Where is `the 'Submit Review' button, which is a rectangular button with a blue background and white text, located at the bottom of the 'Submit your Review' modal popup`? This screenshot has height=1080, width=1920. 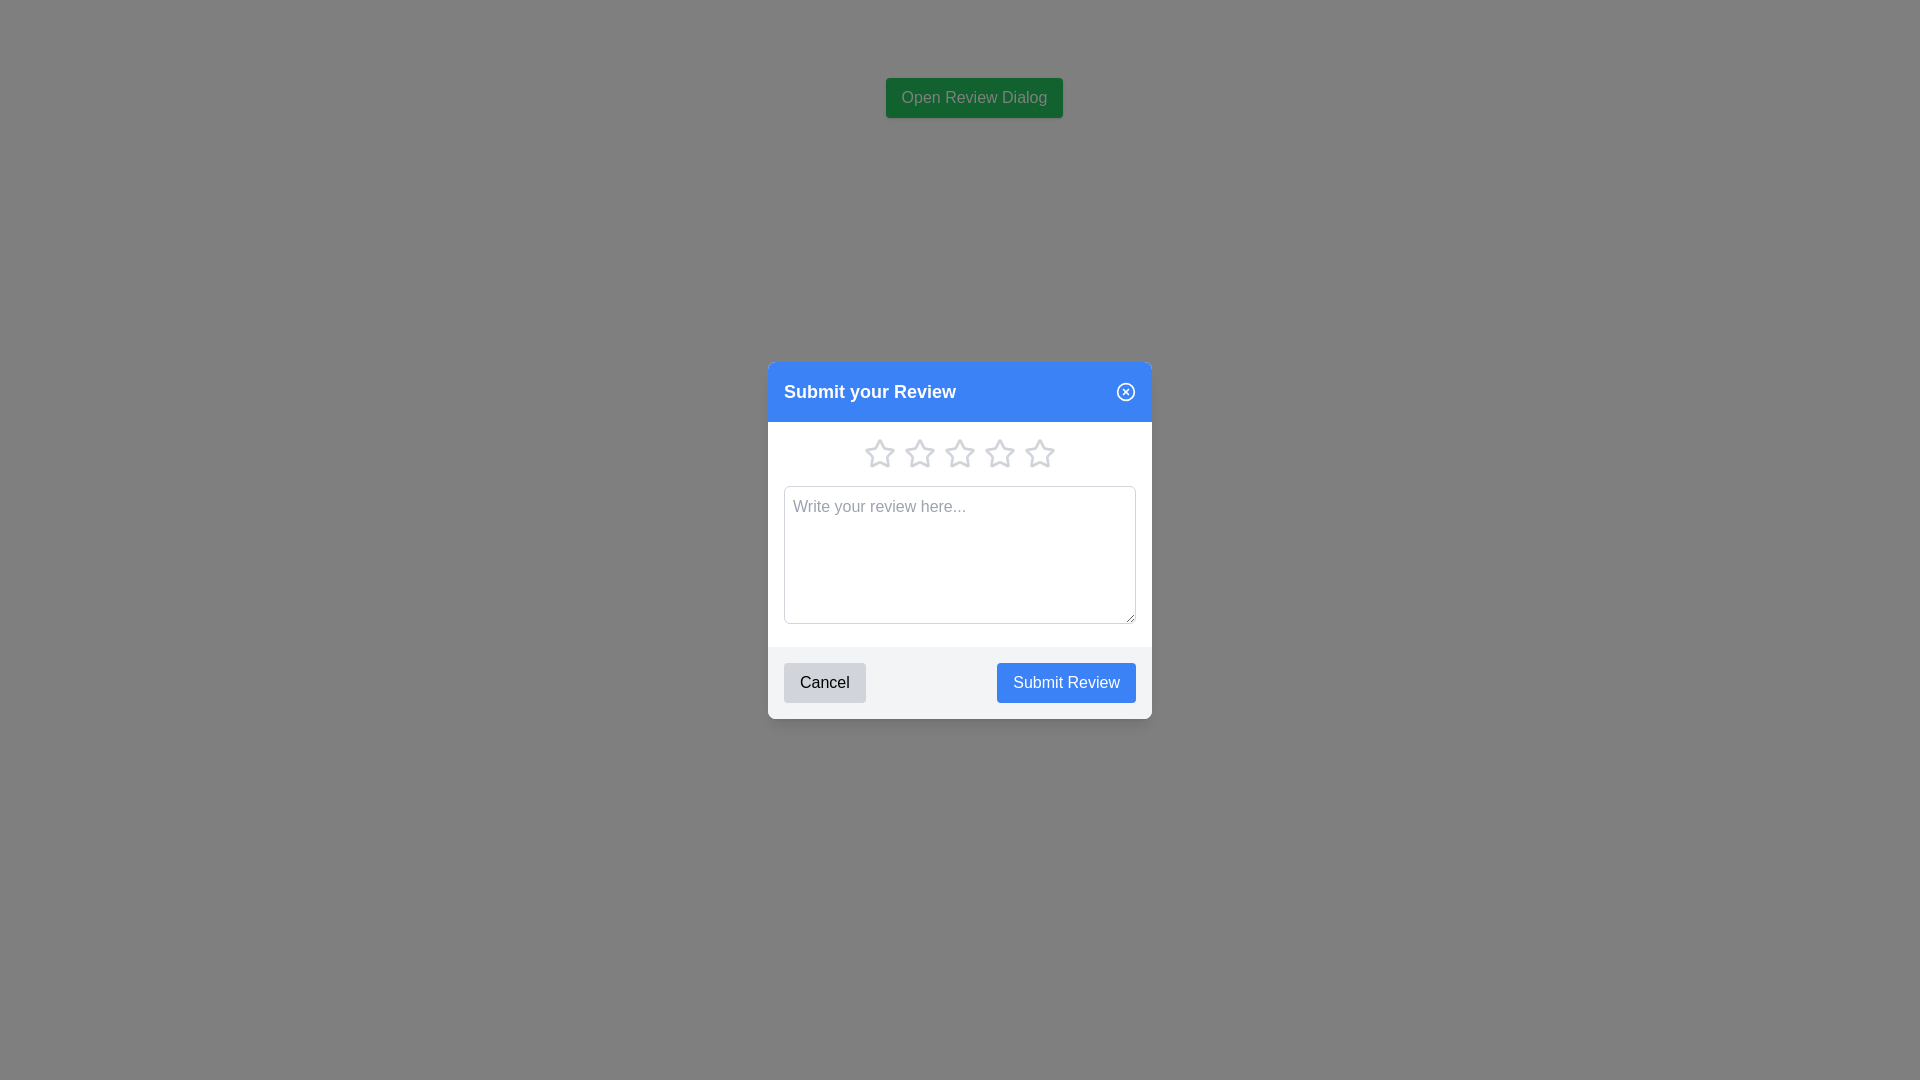
the 'Submit Review' button, which is a rectangular button with a blue background and white text, located at the bottom of the 'Submit your Review' modal popup is located at coordinates (1065, 681).